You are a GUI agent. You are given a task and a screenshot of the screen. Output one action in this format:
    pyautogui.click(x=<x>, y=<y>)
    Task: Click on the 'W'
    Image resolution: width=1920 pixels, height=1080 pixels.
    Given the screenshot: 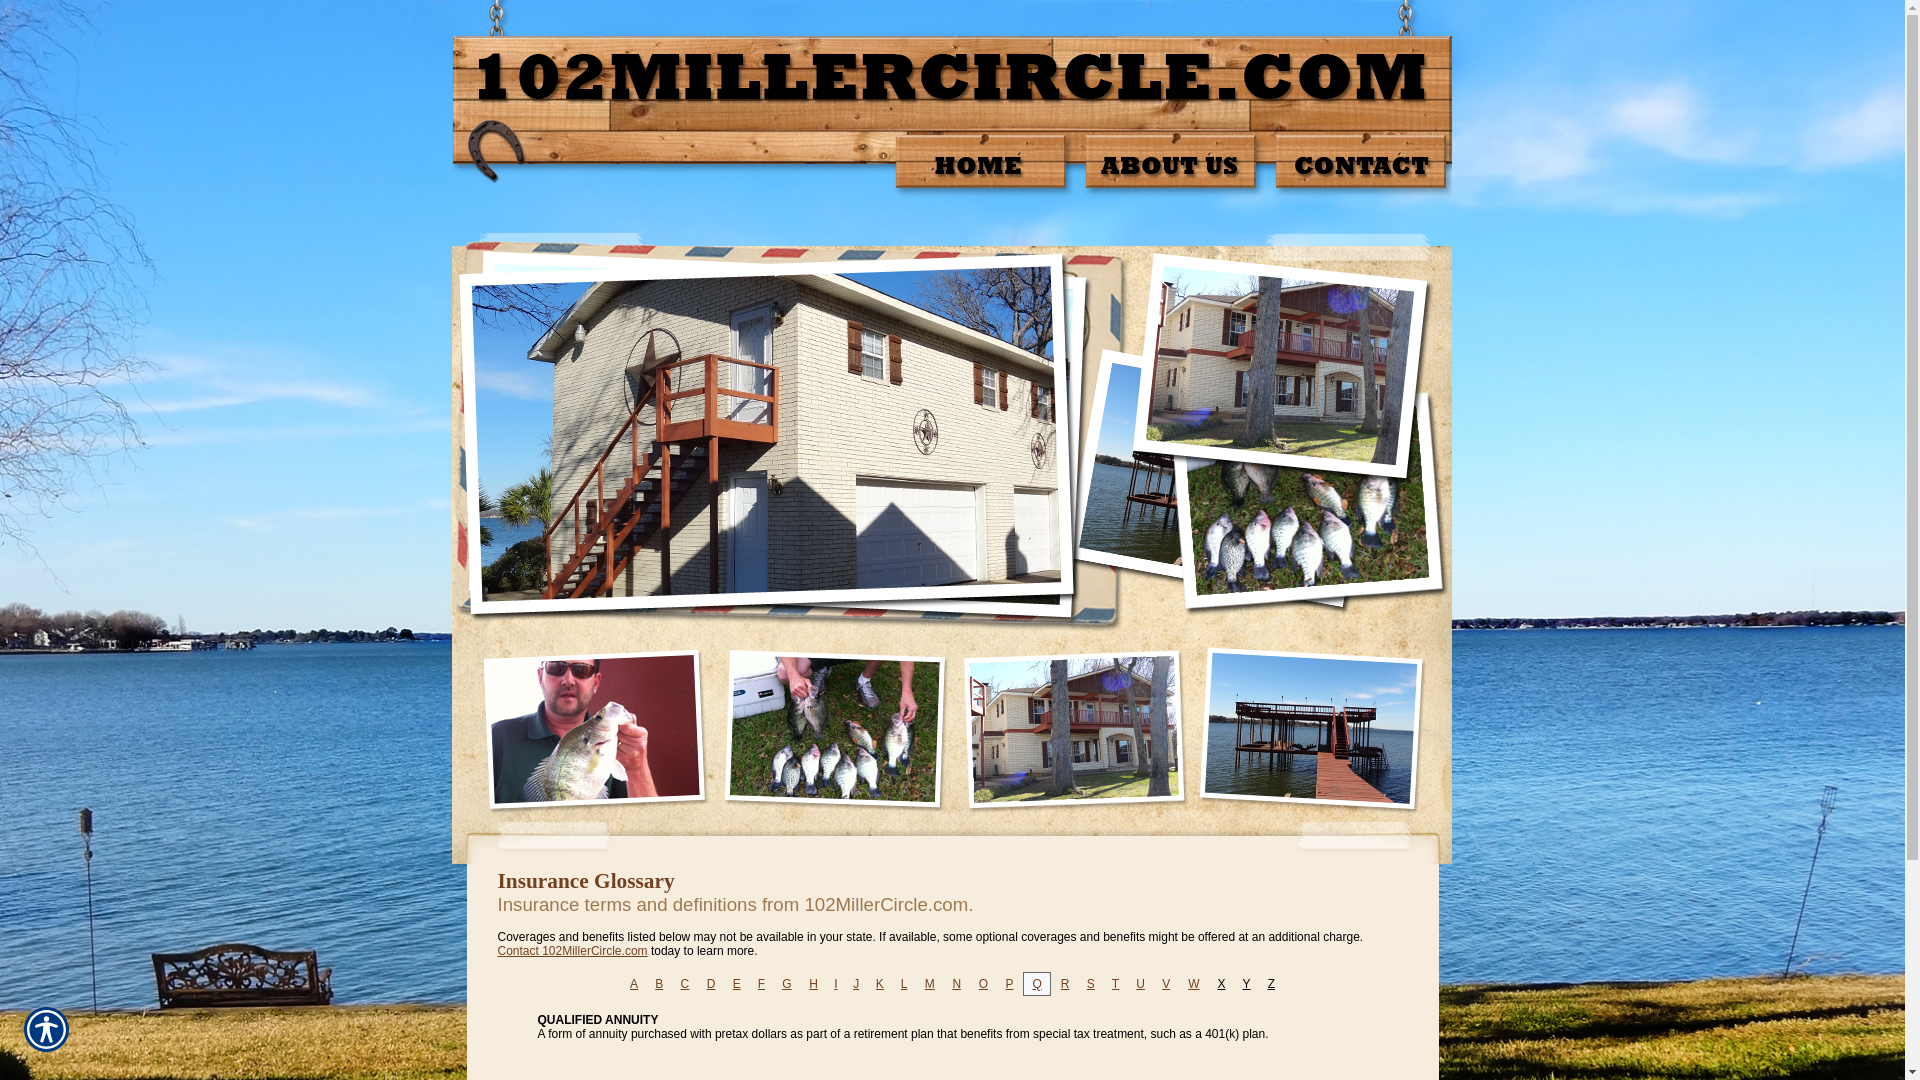 What is the action you would take?
    pyautogui.click(x=1193, y=982)
    